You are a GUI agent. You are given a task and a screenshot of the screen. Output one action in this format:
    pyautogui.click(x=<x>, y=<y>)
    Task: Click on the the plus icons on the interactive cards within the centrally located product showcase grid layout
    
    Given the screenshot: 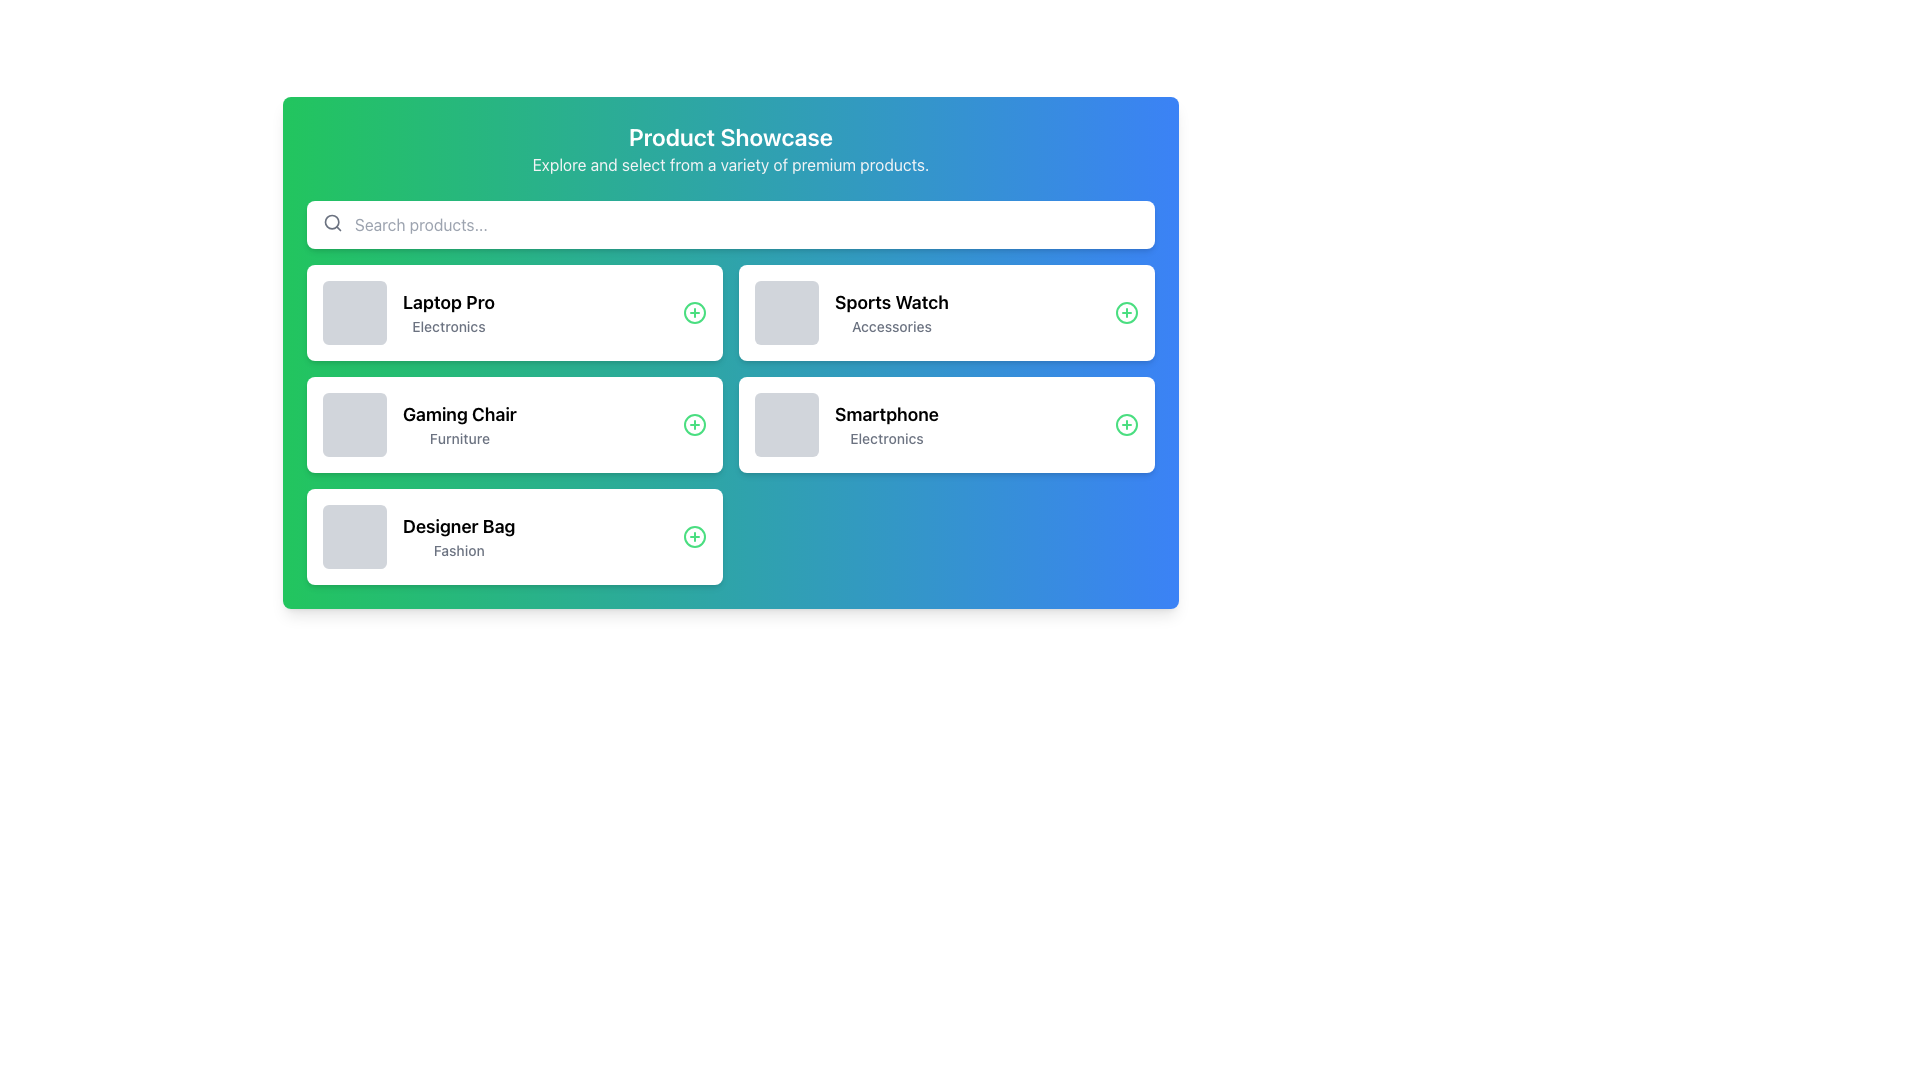 What is the action you would take?
    pyautogui.click(x=729, y=423)
    